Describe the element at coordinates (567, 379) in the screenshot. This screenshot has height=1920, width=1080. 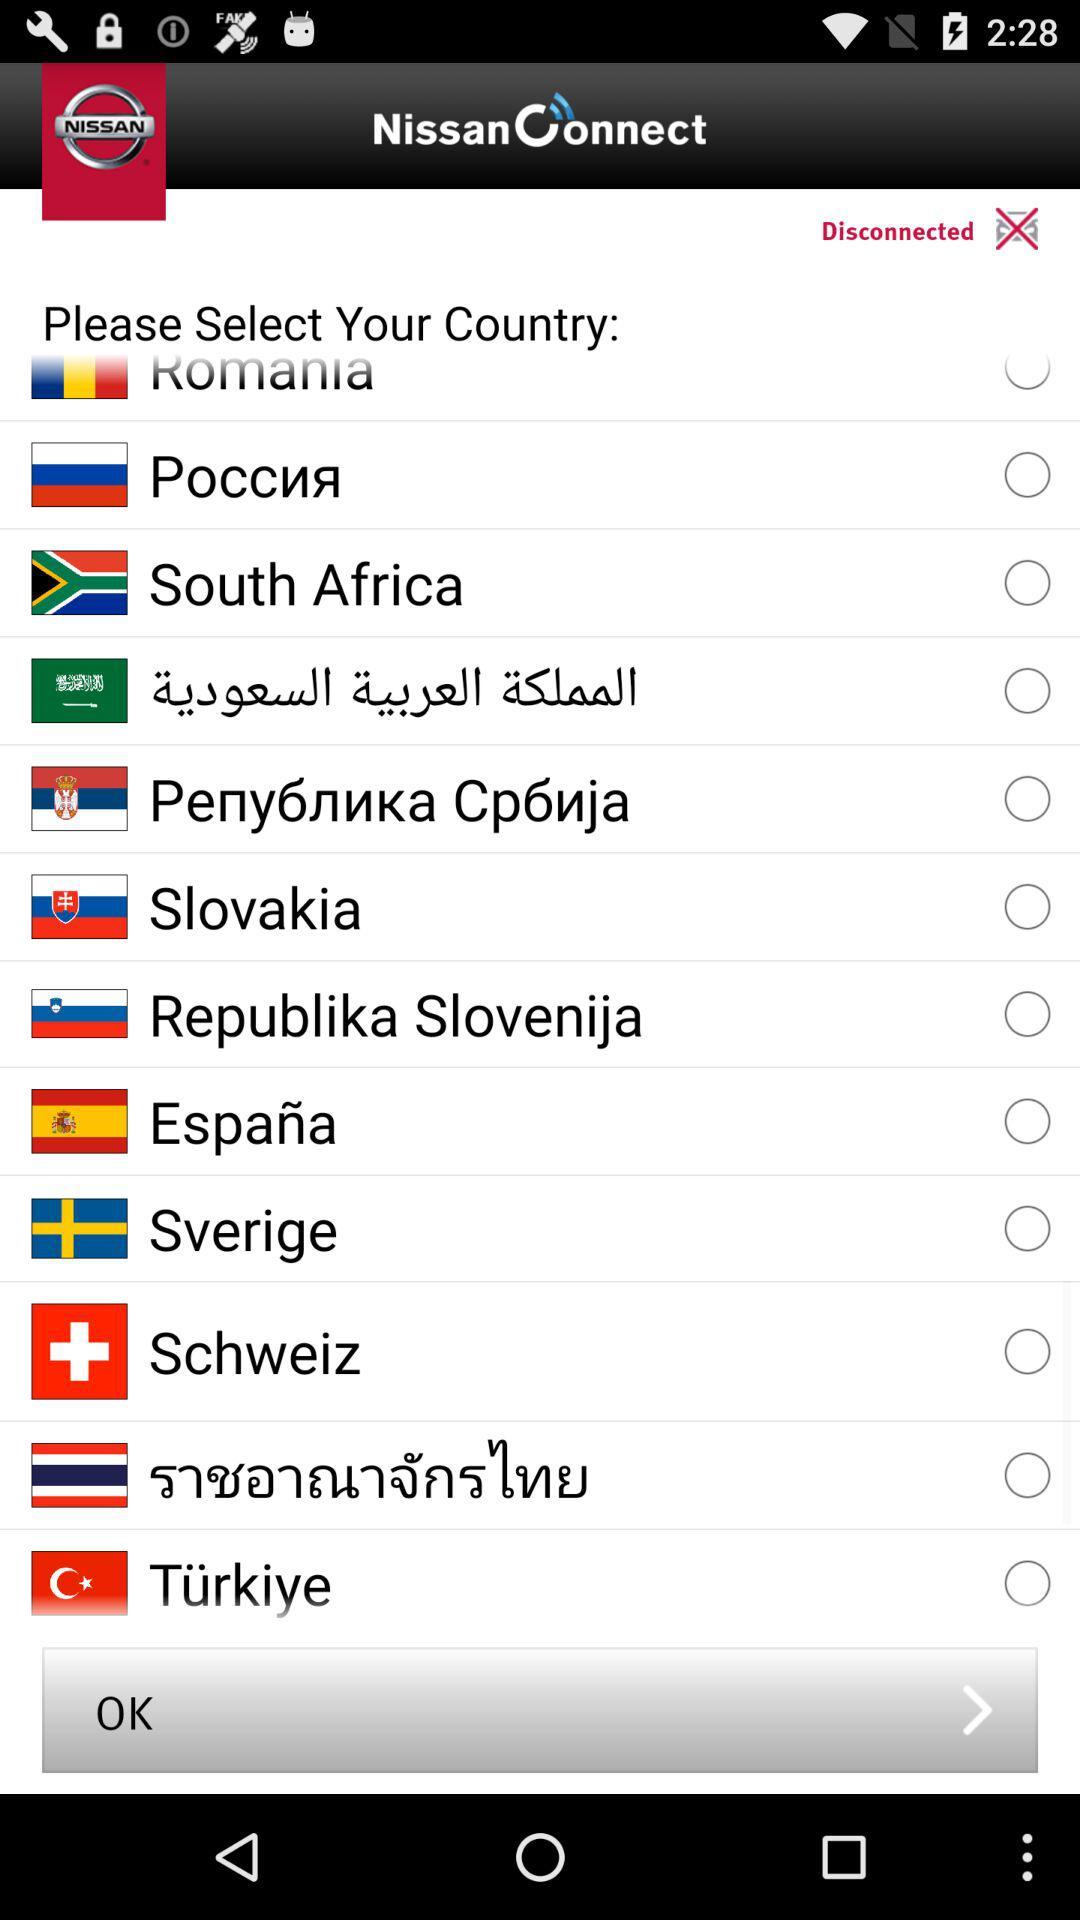
I see `the romania` at that location.